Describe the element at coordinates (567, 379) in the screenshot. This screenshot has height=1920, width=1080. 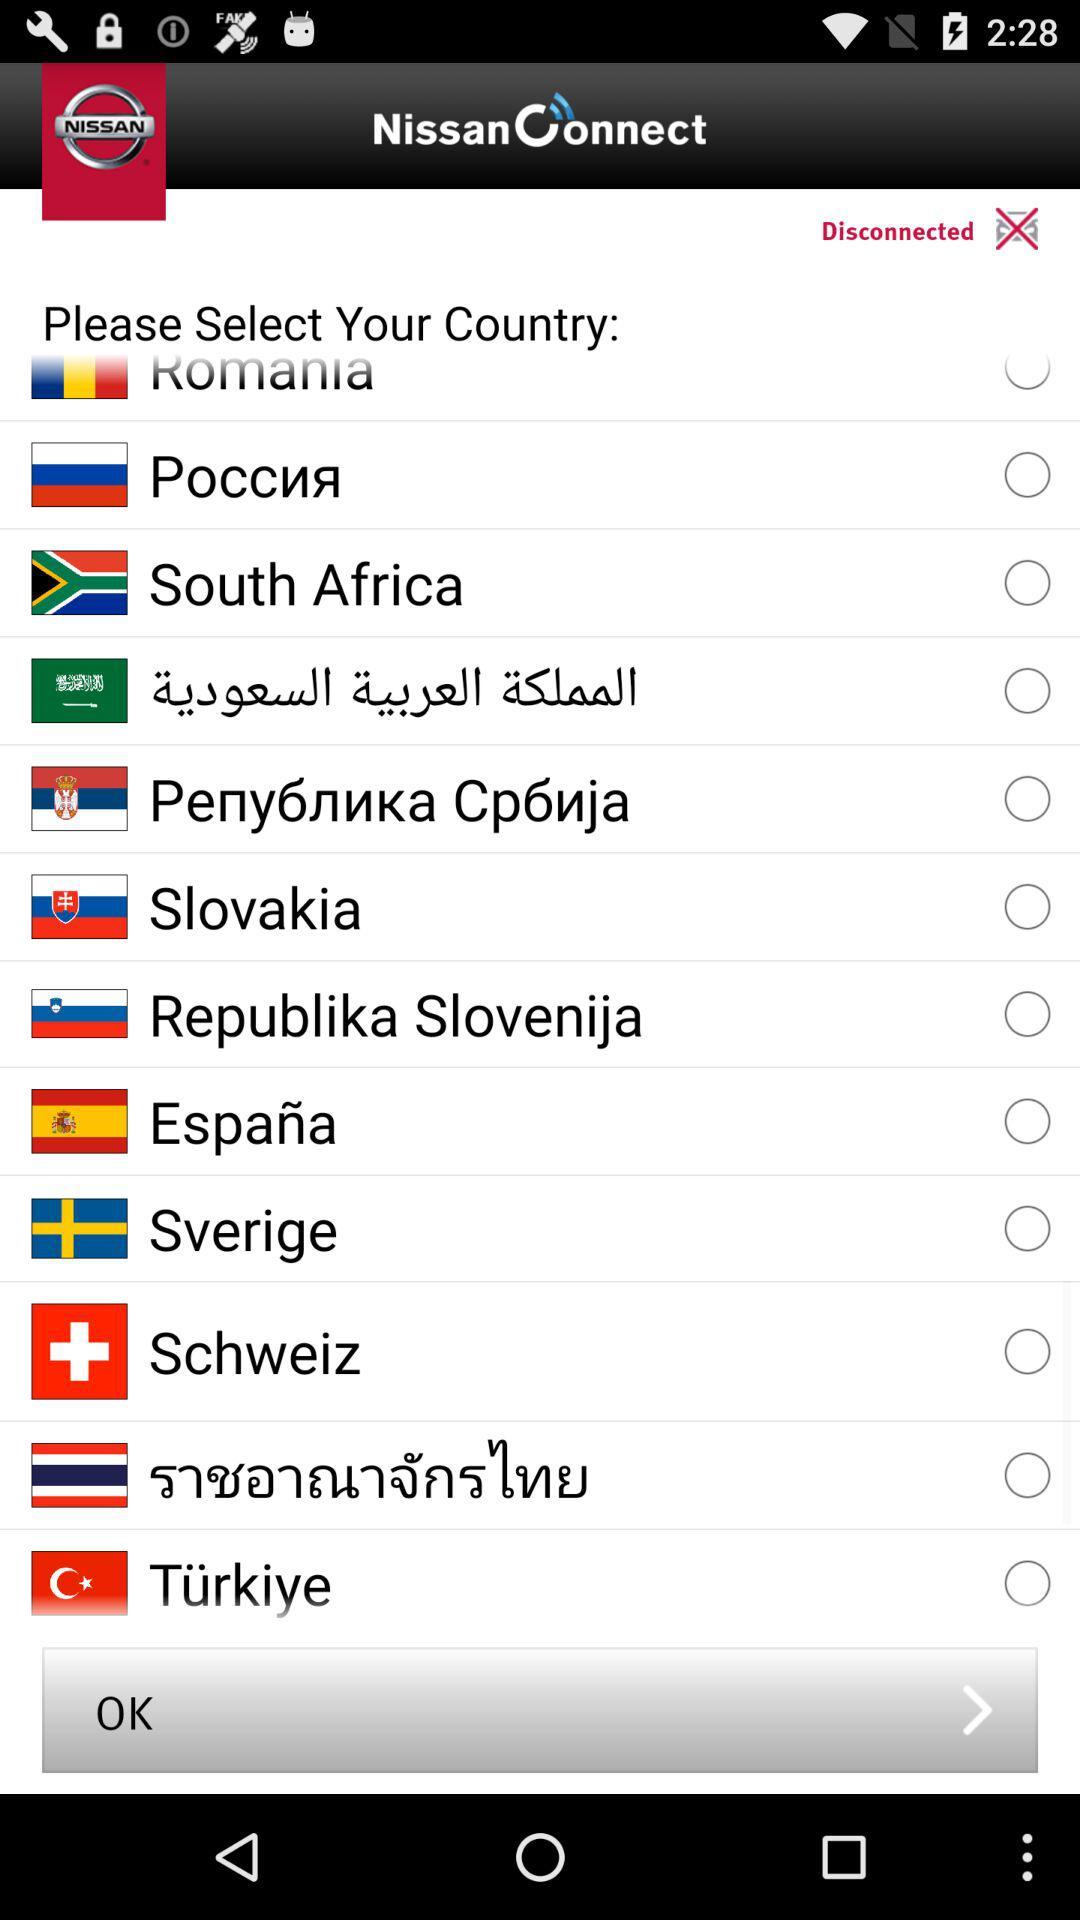
I see `the romania` at that location.